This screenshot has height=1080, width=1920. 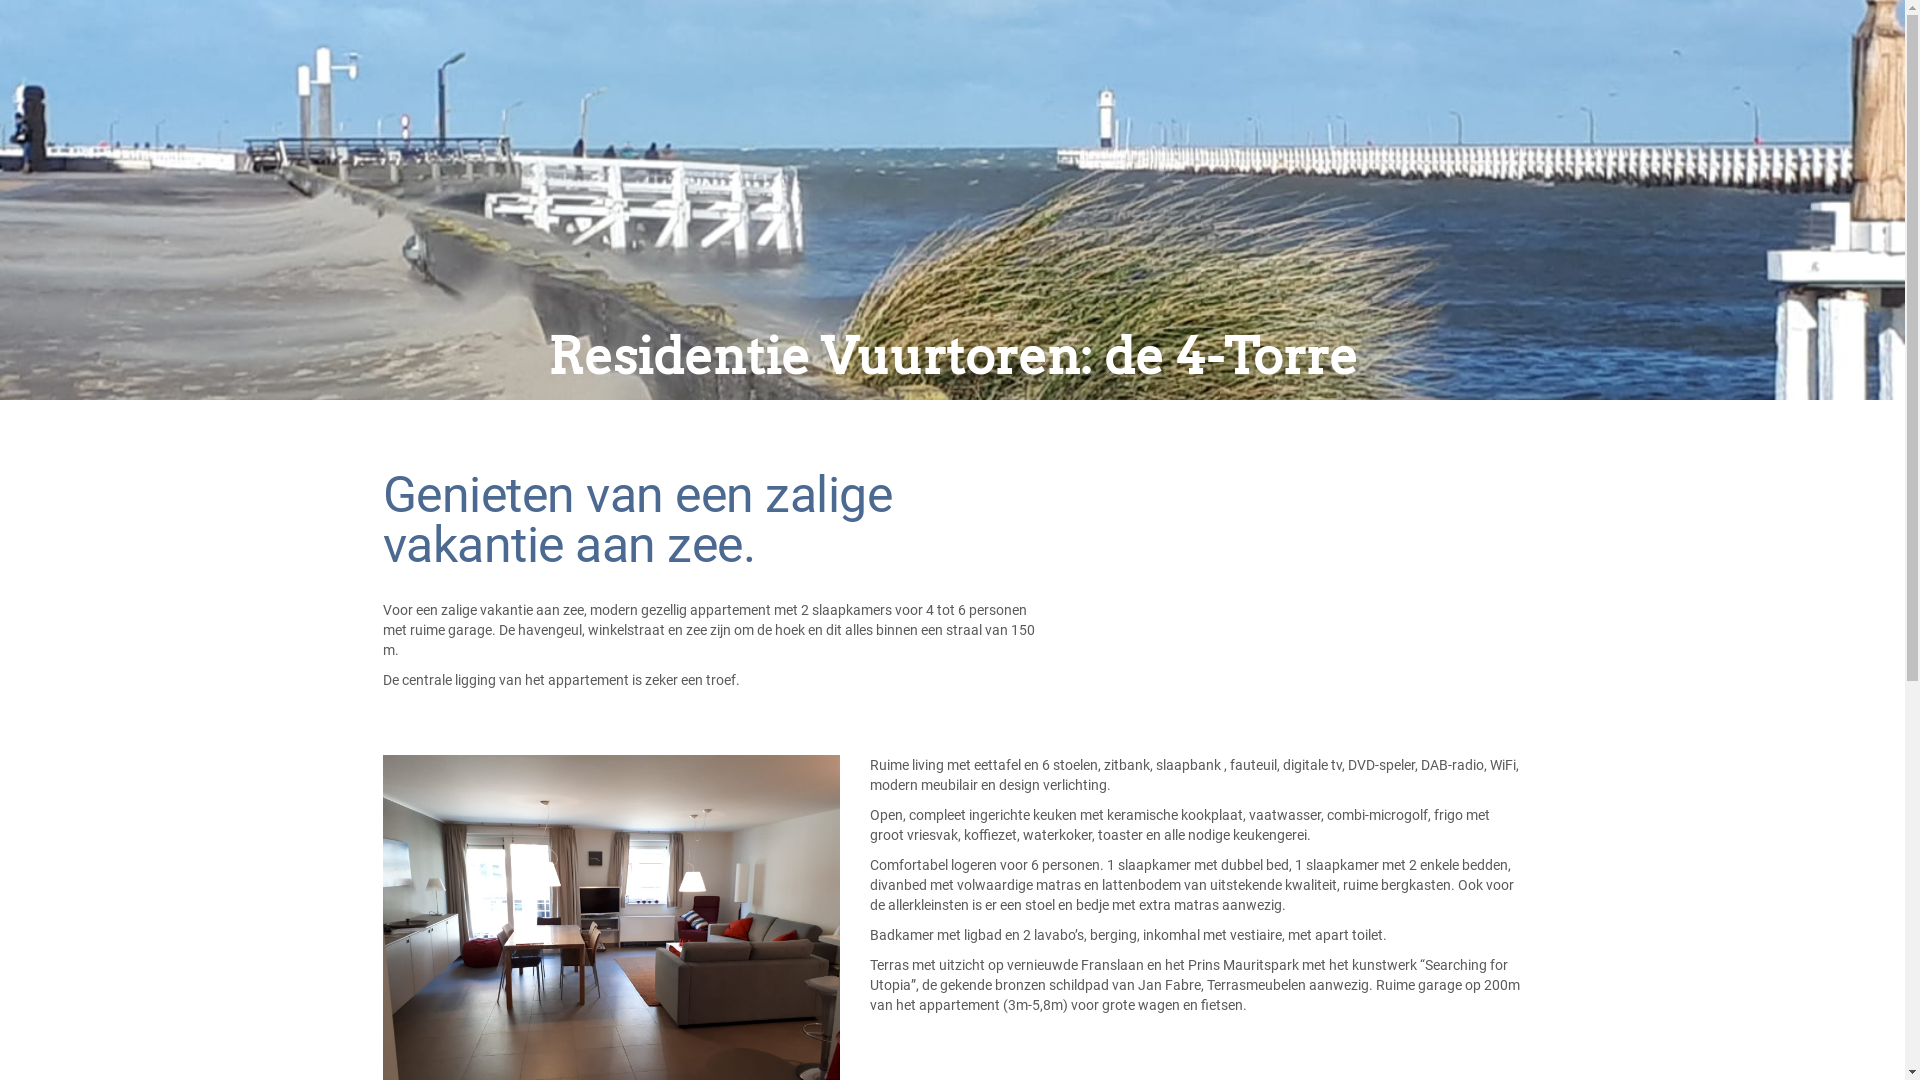 I want to click on 'Home, so click(x=455, y=67).